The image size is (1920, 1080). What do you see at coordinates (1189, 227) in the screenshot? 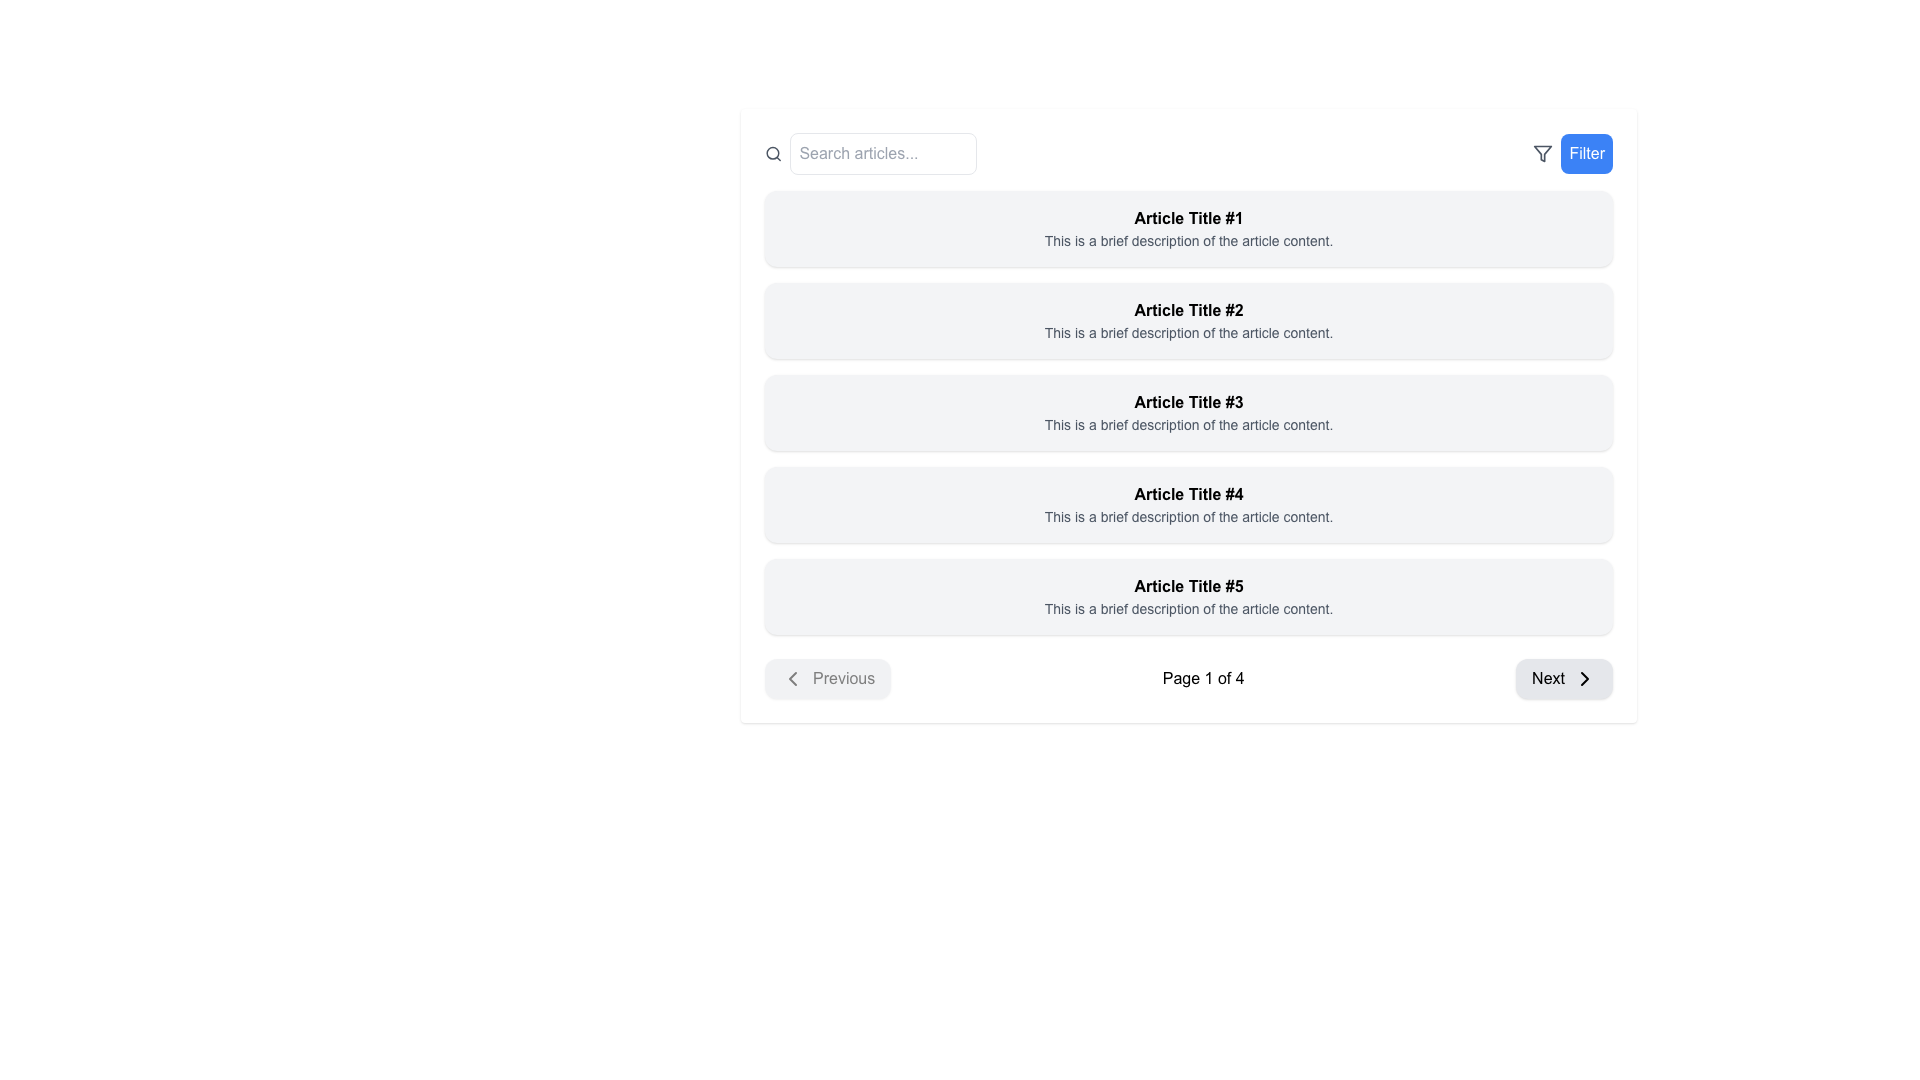
I see `the first article preview item in the vertical list, which provides a title and brief description, located just below the search bar and filter button` at bounding box center [1189, 227].